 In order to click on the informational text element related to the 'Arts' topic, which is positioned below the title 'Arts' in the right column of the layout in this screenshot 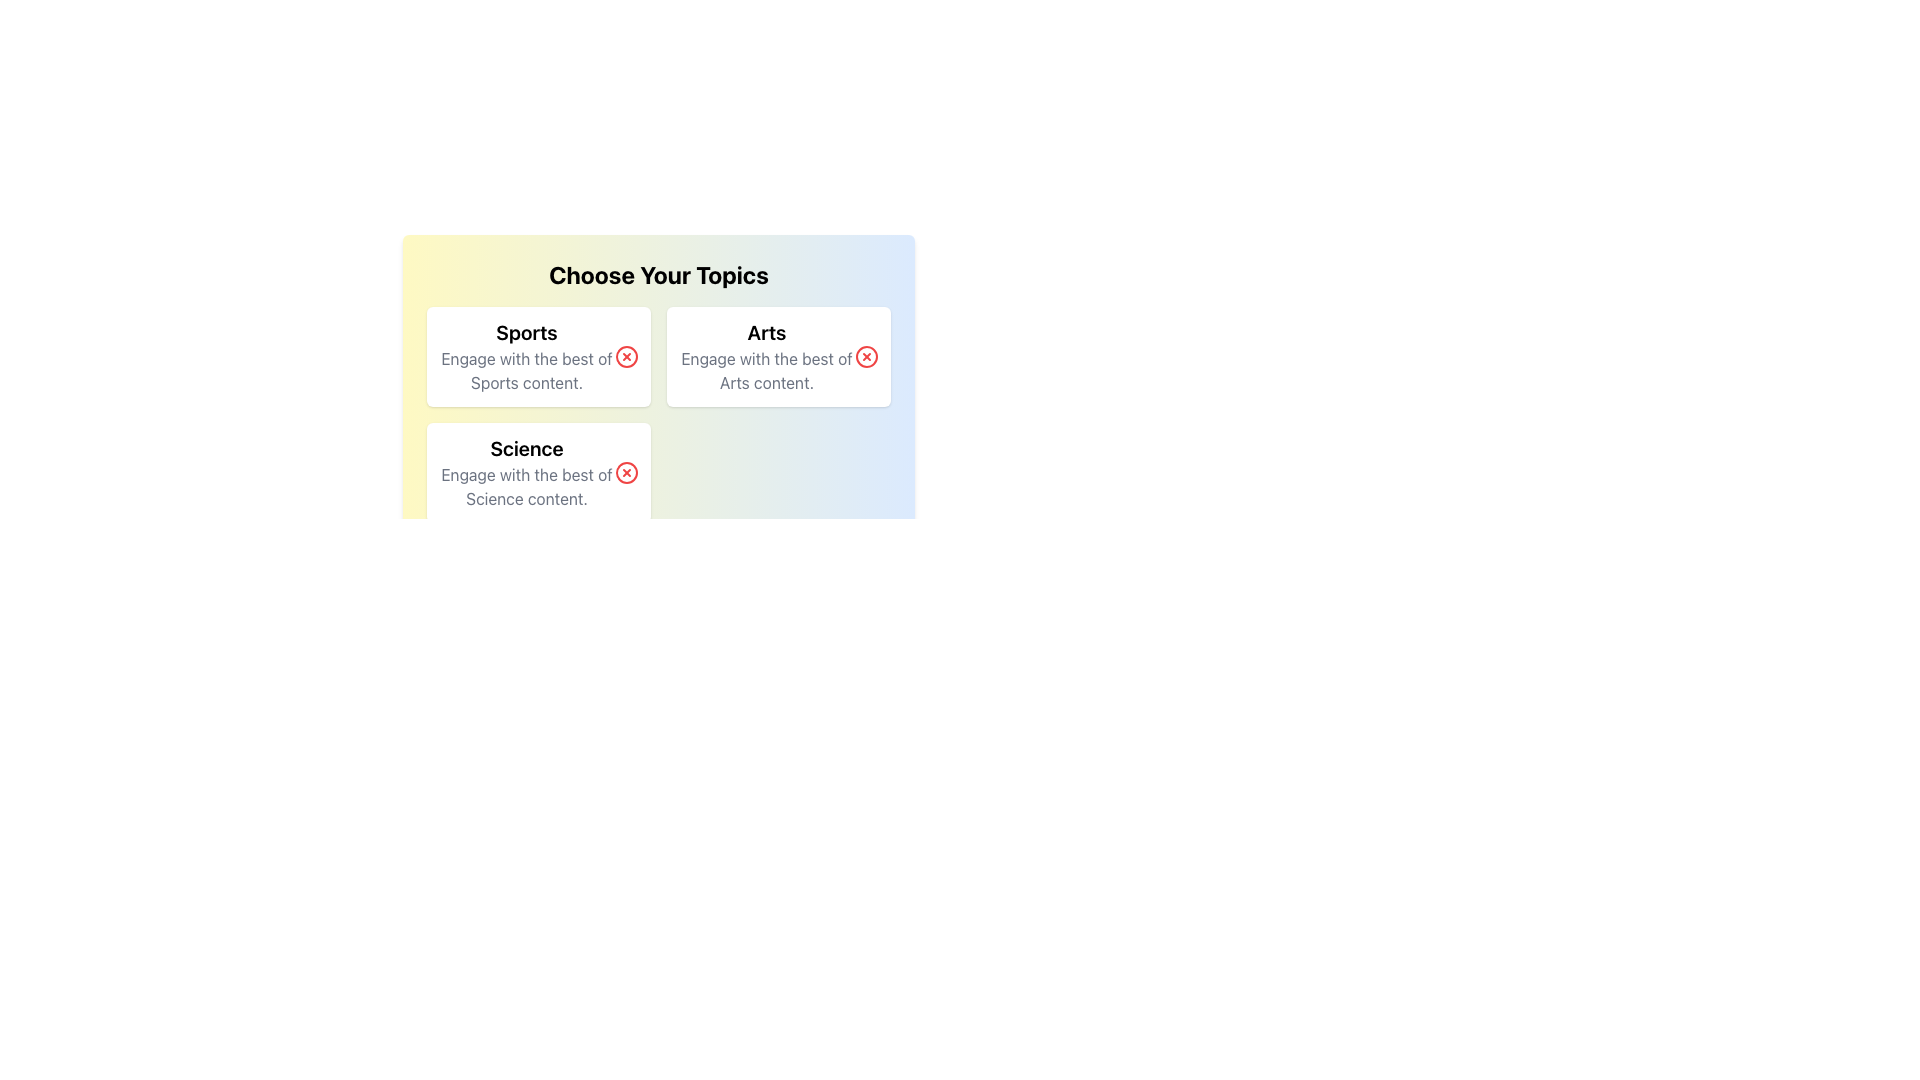, I will do `click(766, 370)`.